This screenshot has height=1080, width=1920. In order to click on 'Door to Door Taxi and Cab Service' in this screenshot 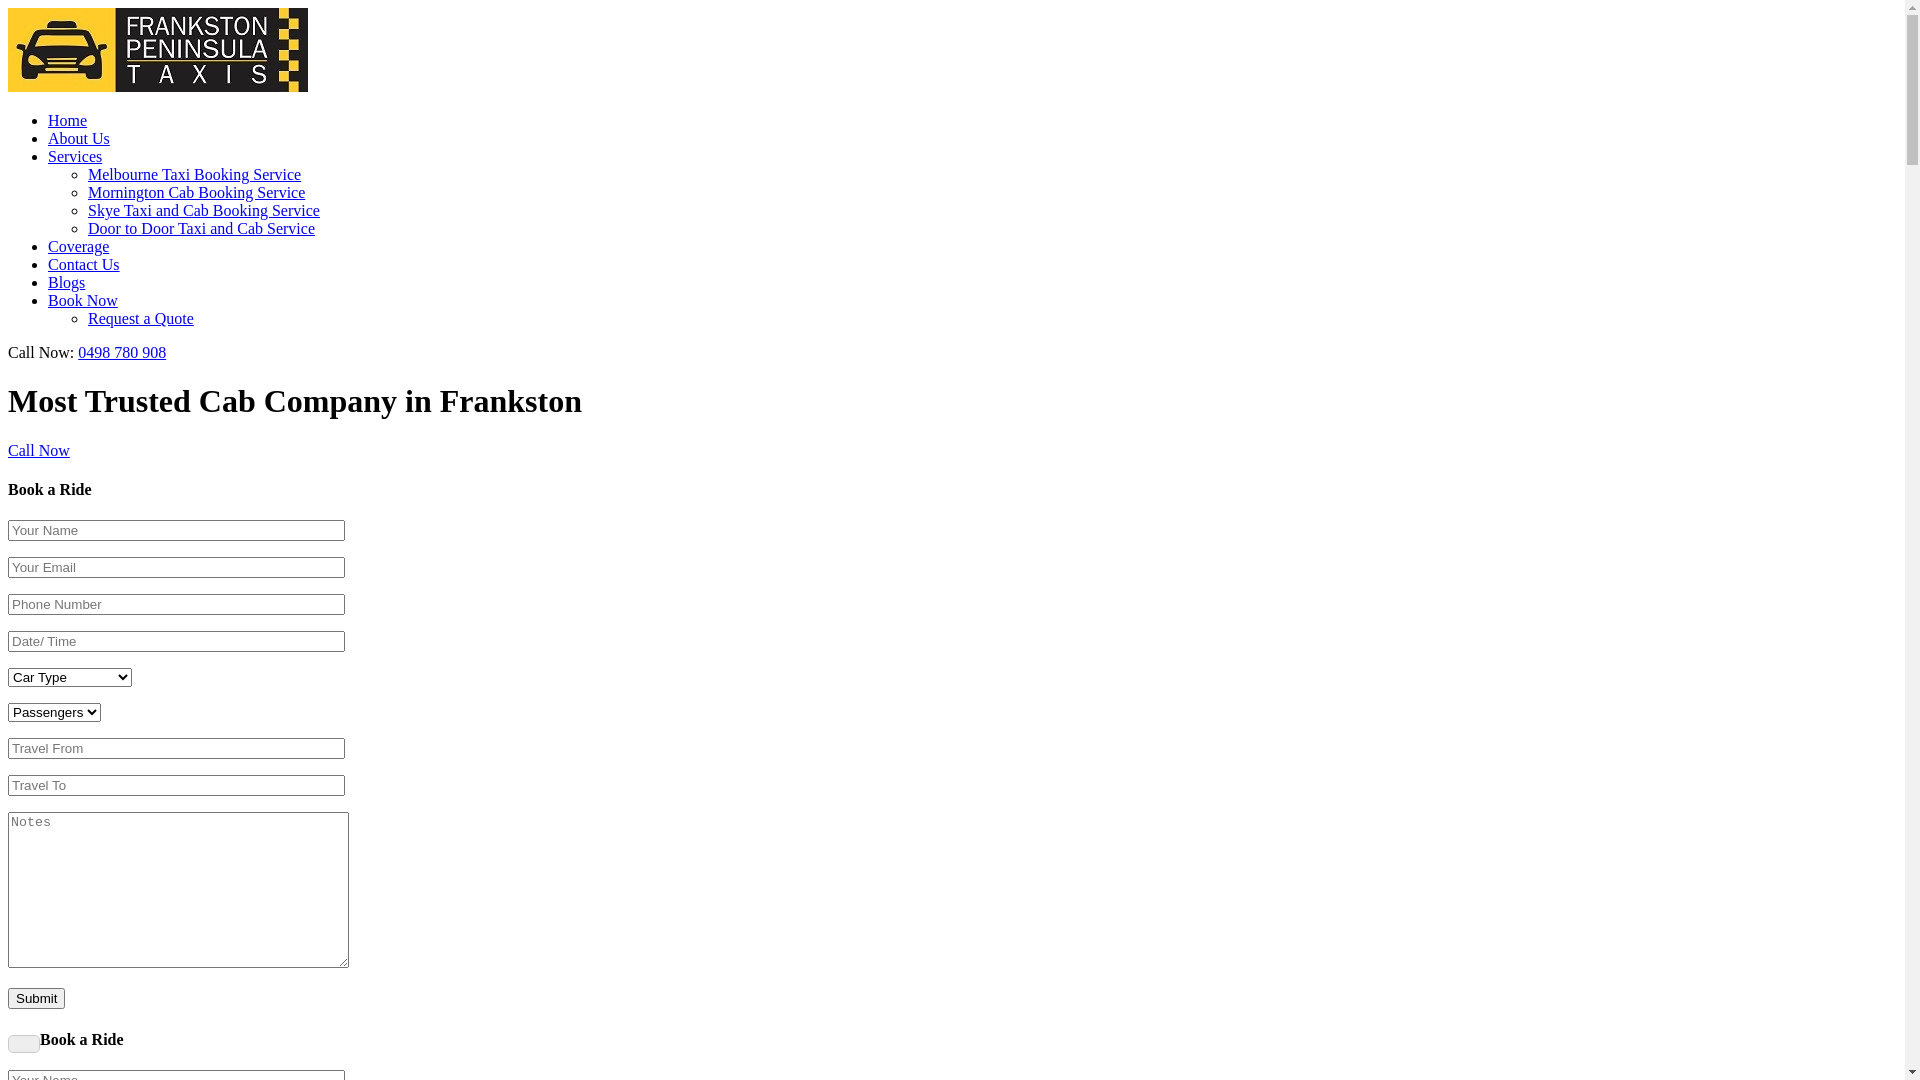, I will do `click(201, 227)`.